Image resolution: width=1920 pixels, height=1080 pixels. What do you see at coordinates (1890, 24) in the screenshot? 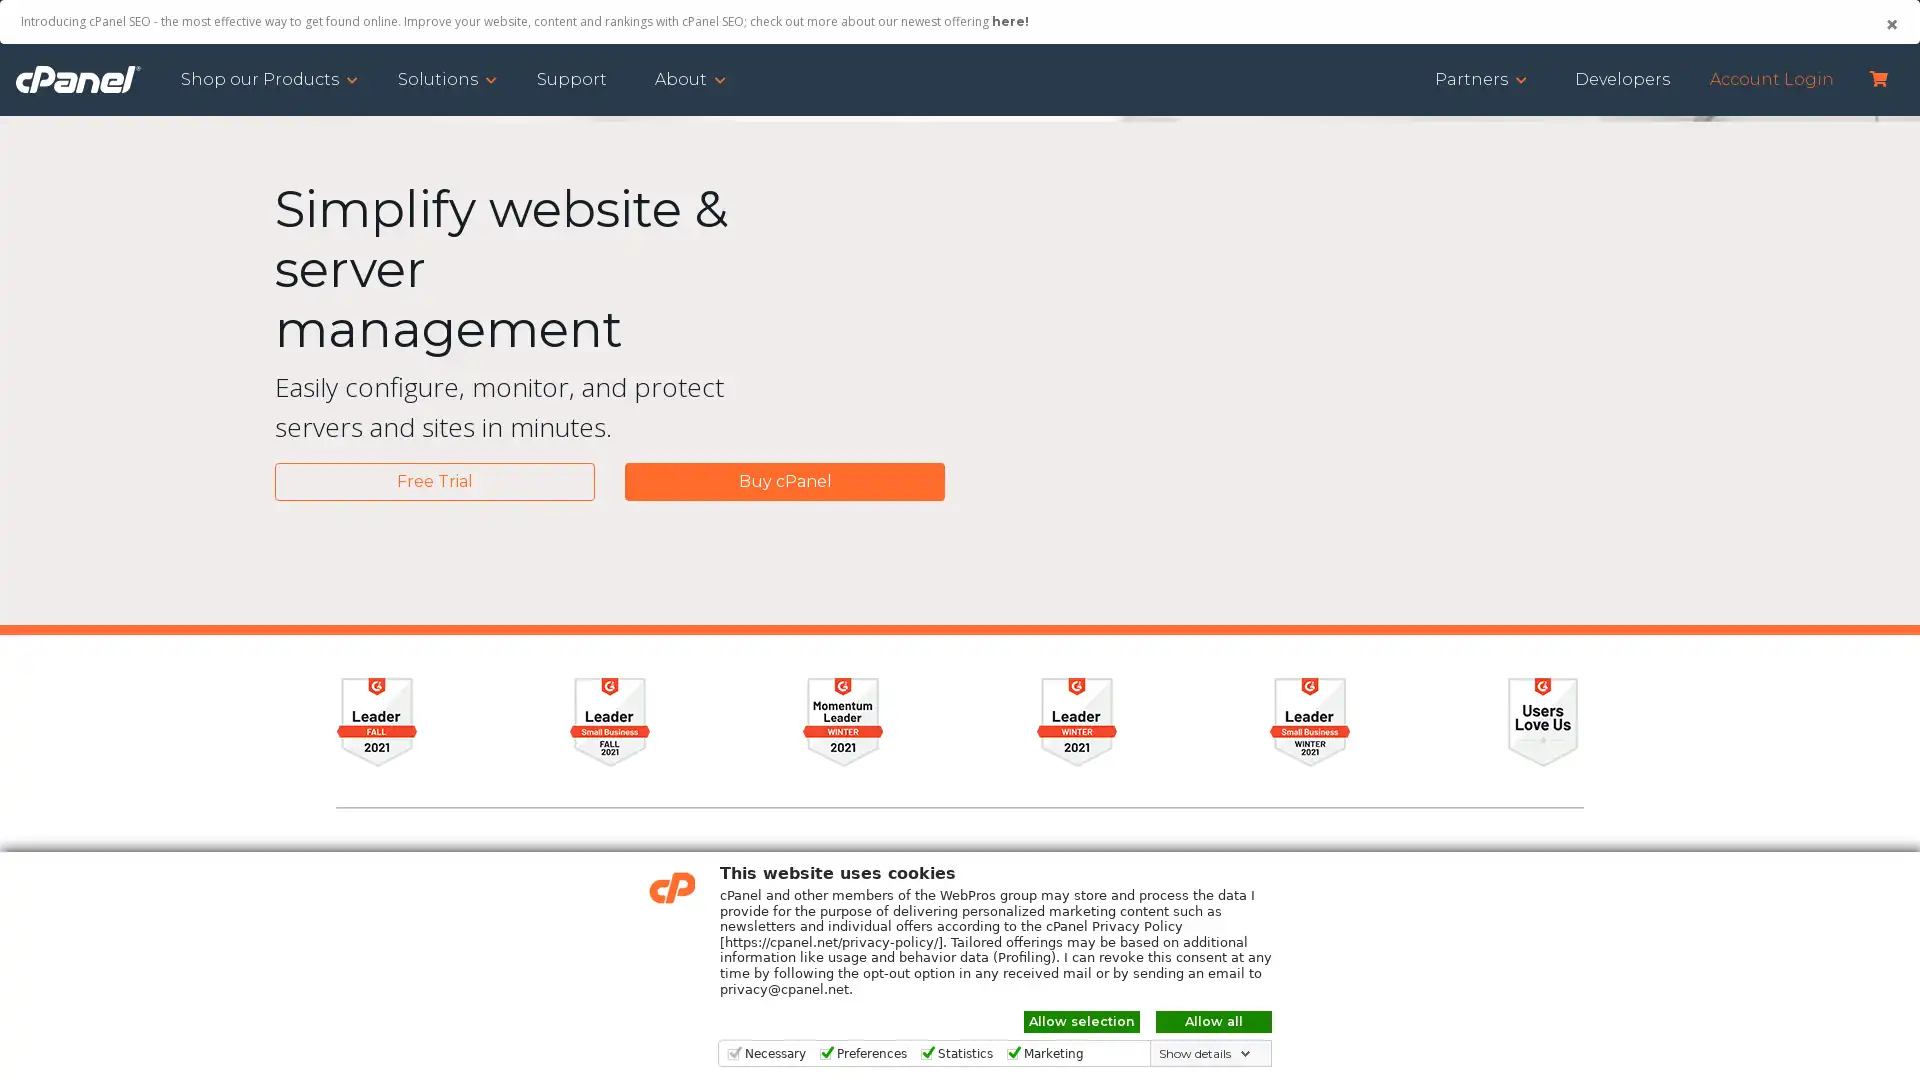
I see `Close` at bounding box center [1890, 24].